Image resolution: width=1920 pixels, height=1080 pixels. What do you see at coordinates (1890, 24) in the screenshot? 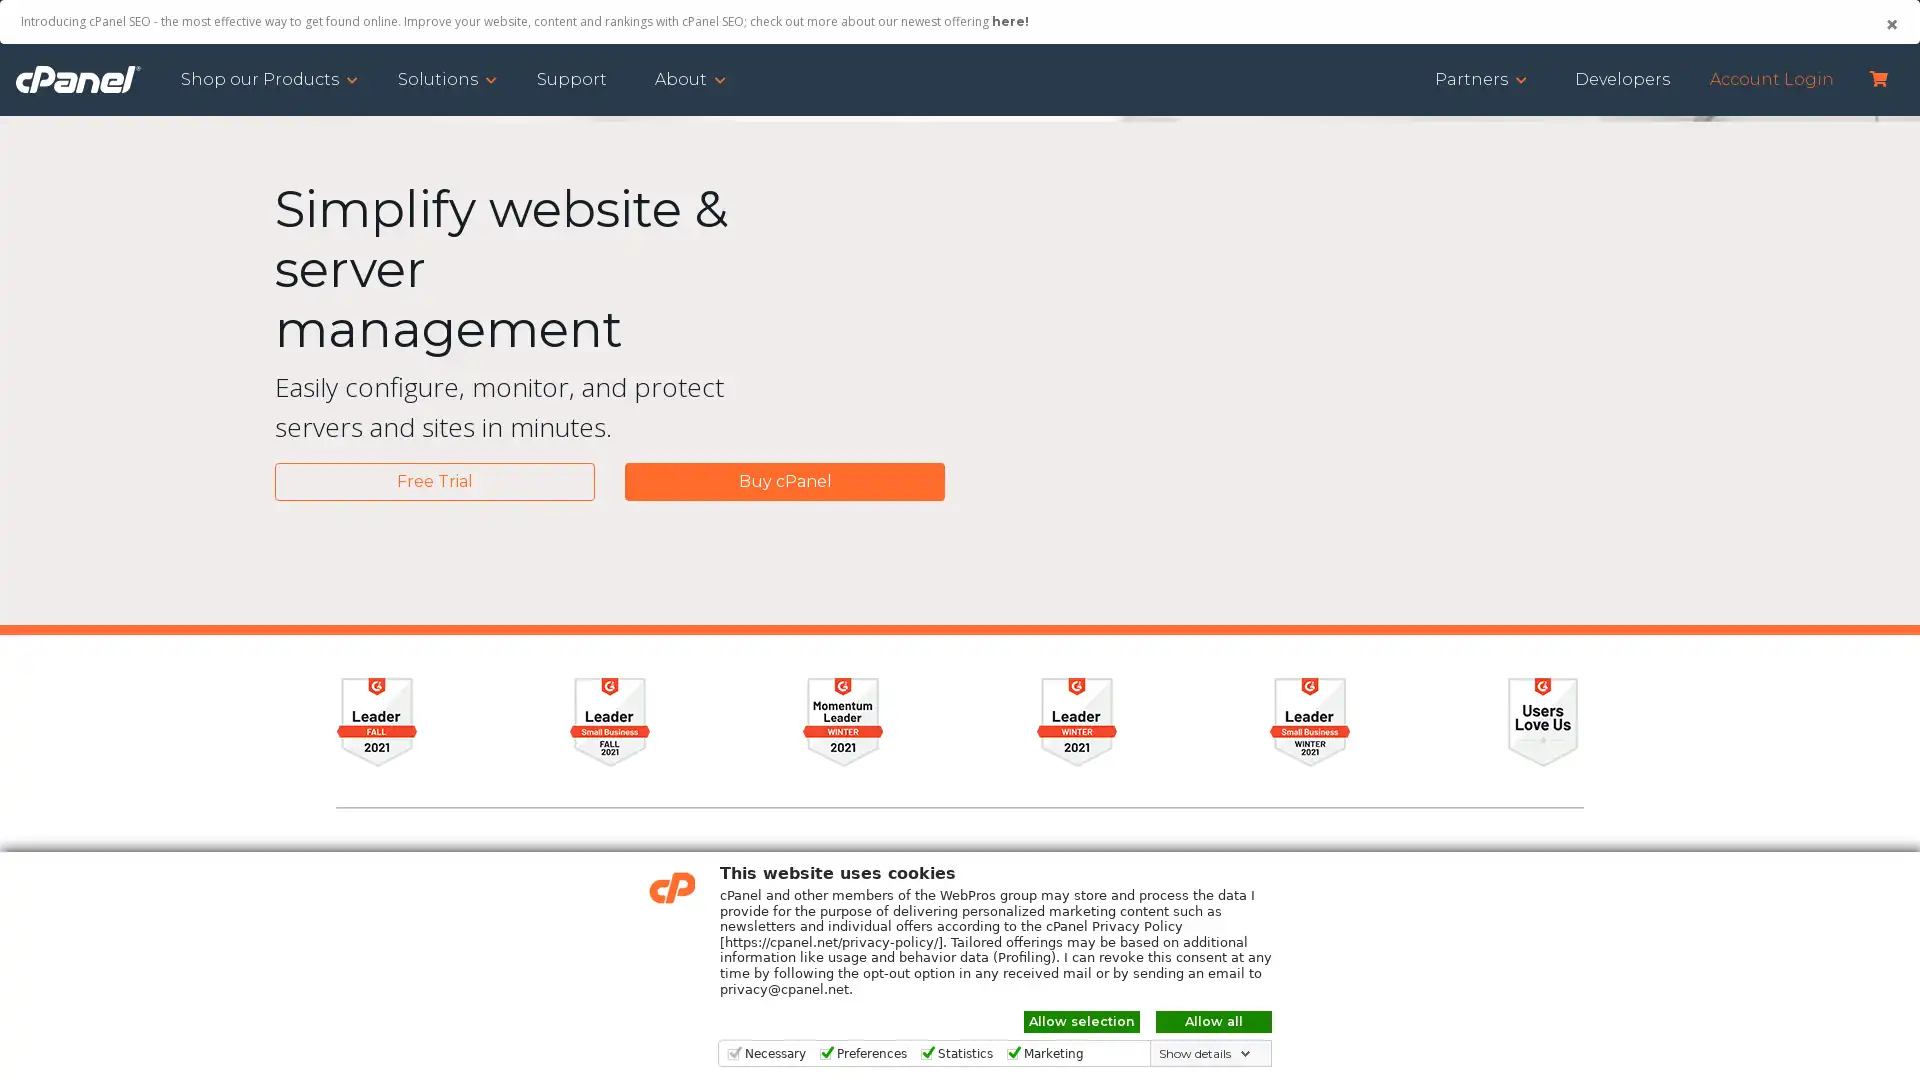
I see `Close` at bounding box center [1890, 24].